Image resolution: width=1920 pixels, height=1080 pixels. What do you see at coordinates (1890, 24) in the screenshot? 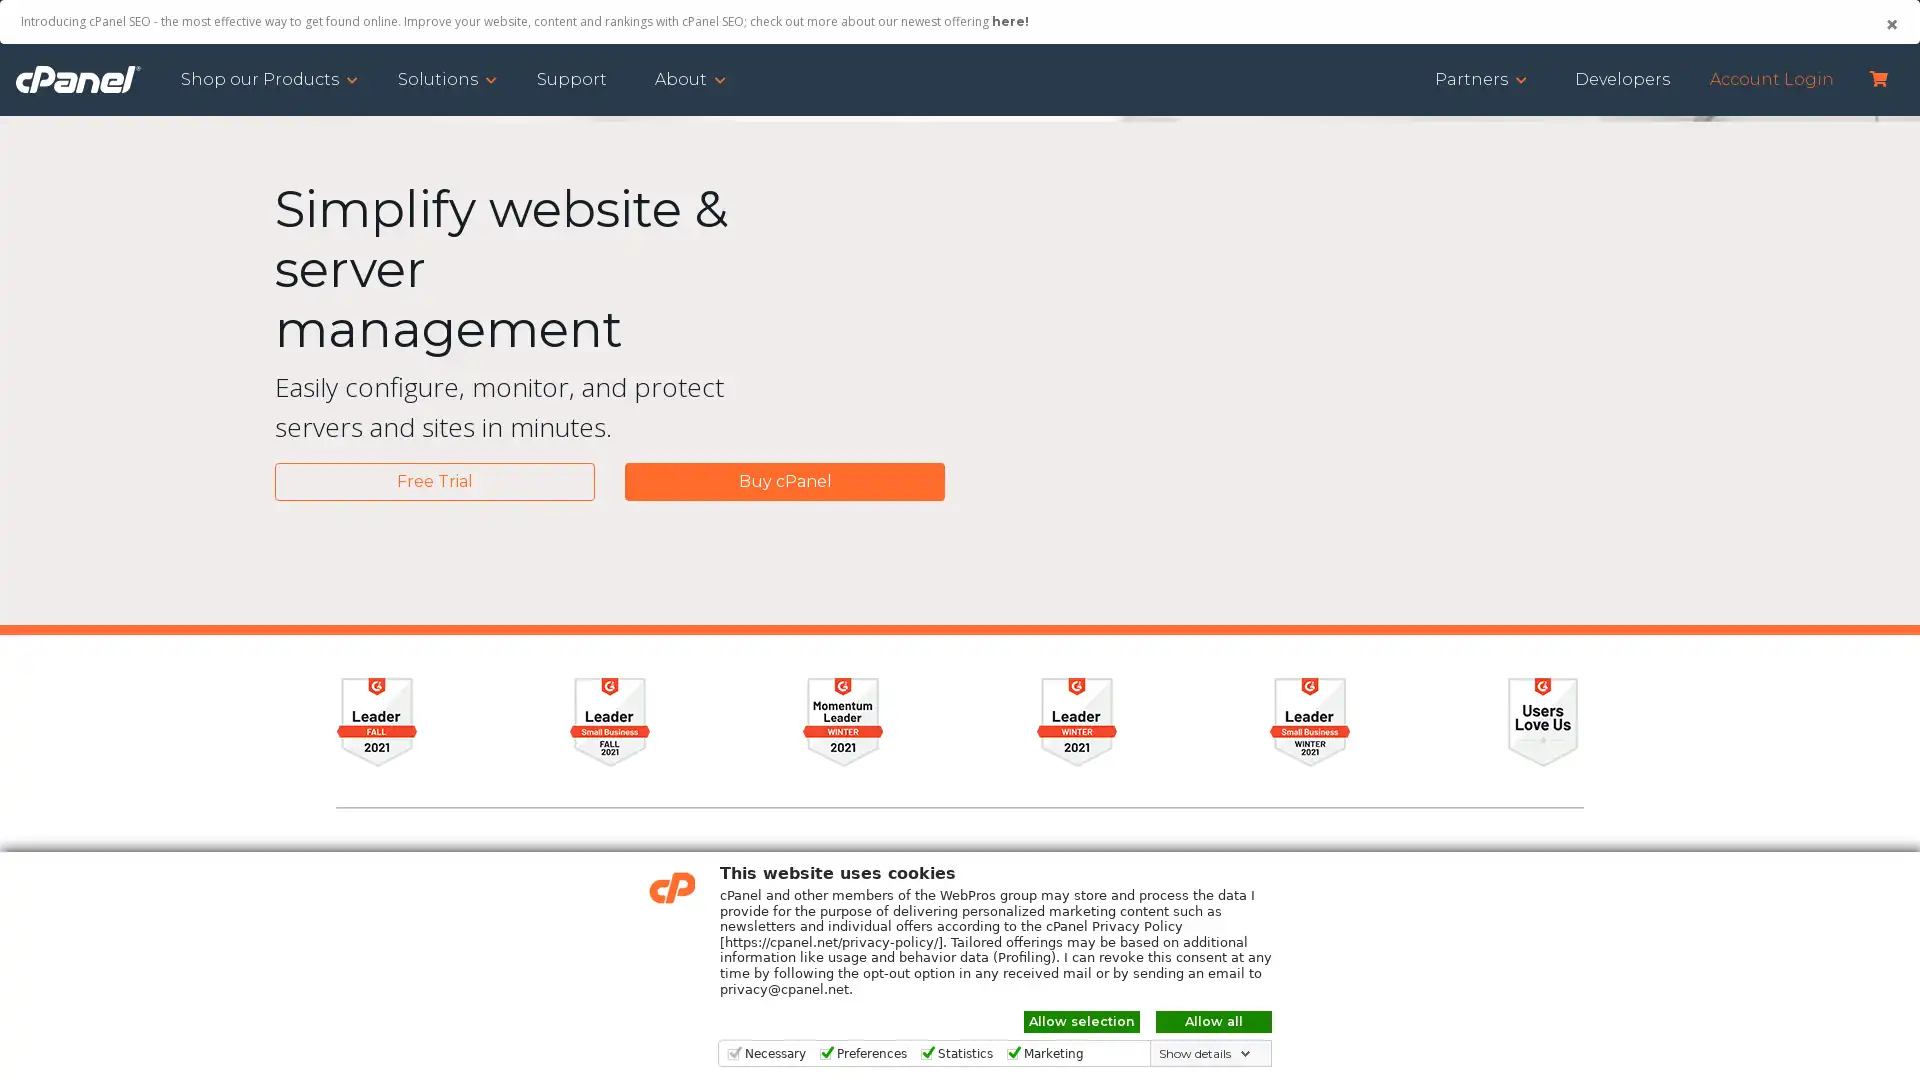
I see `Close` at bounding box center [1890, 24].